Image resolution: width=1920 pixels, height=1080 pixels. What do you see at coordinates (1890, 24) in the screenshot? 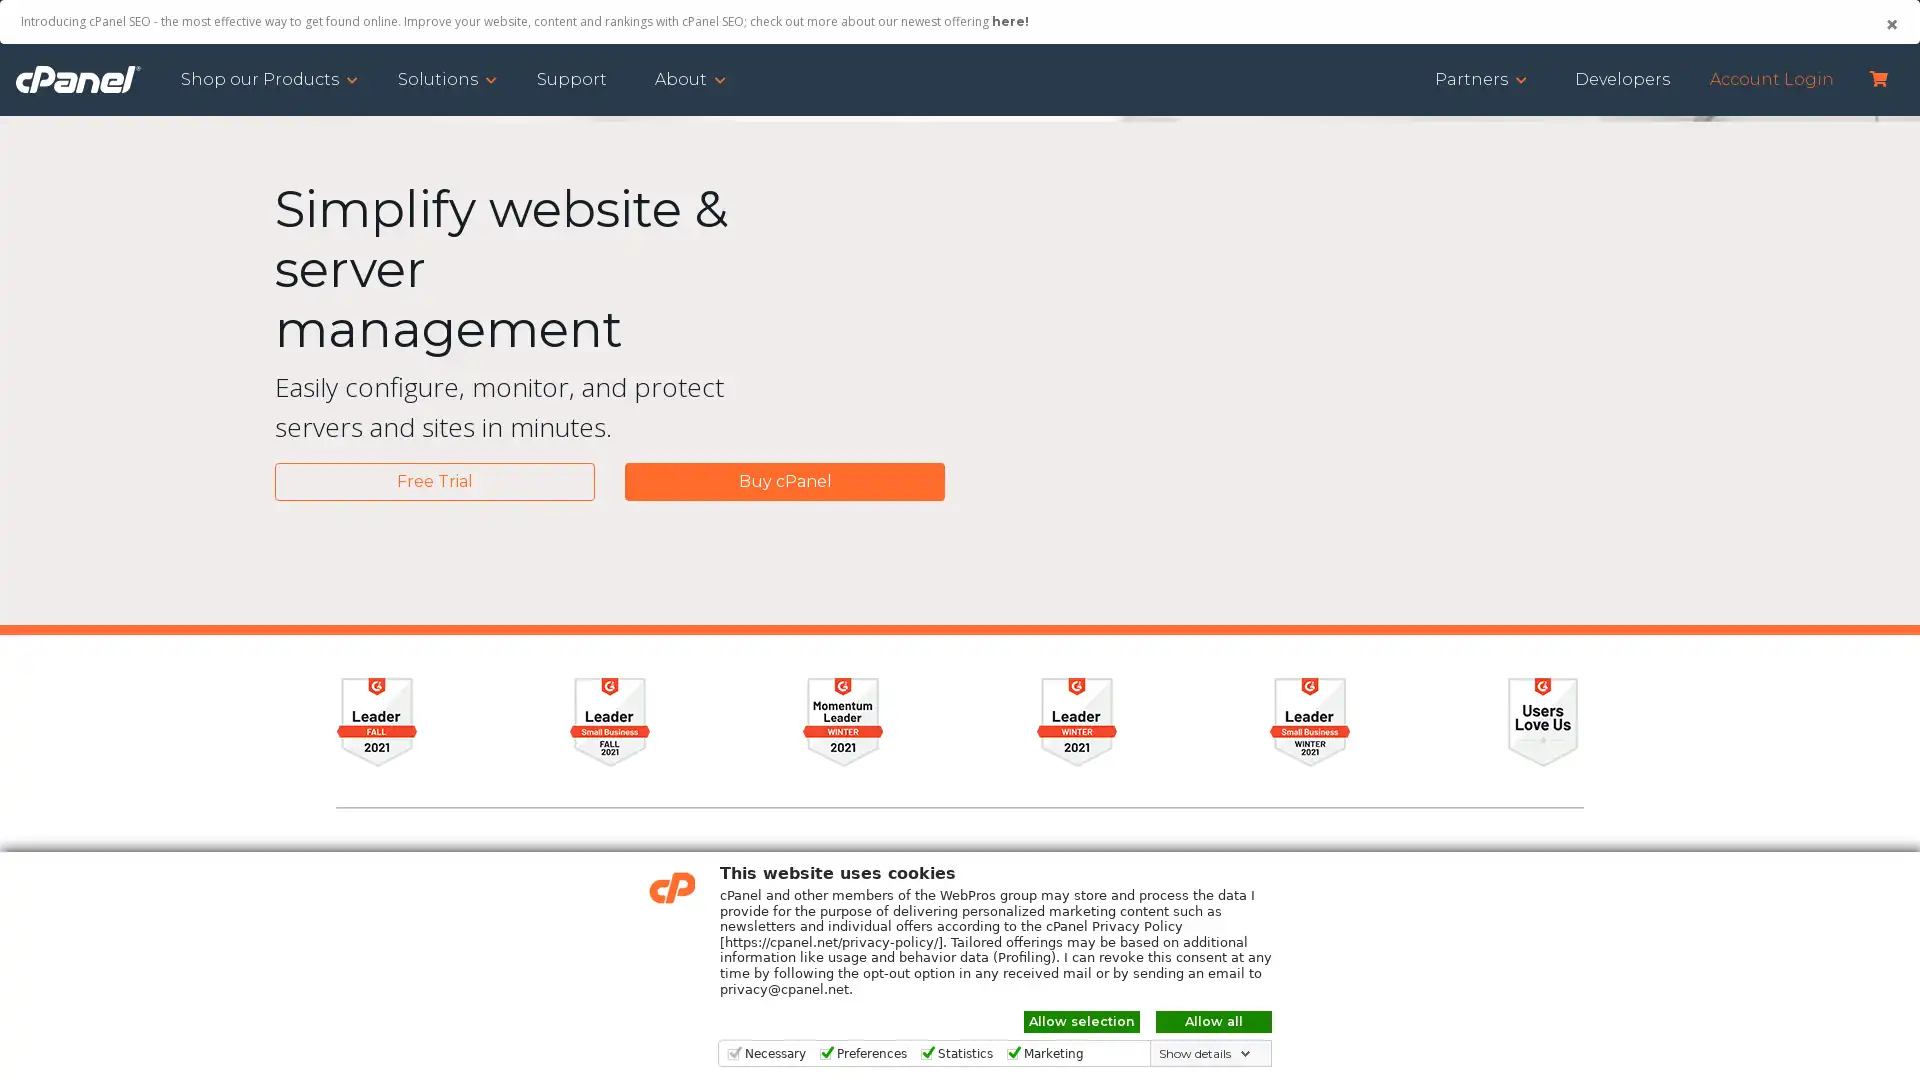
I see `Close` at bounding box center [1890, 24].